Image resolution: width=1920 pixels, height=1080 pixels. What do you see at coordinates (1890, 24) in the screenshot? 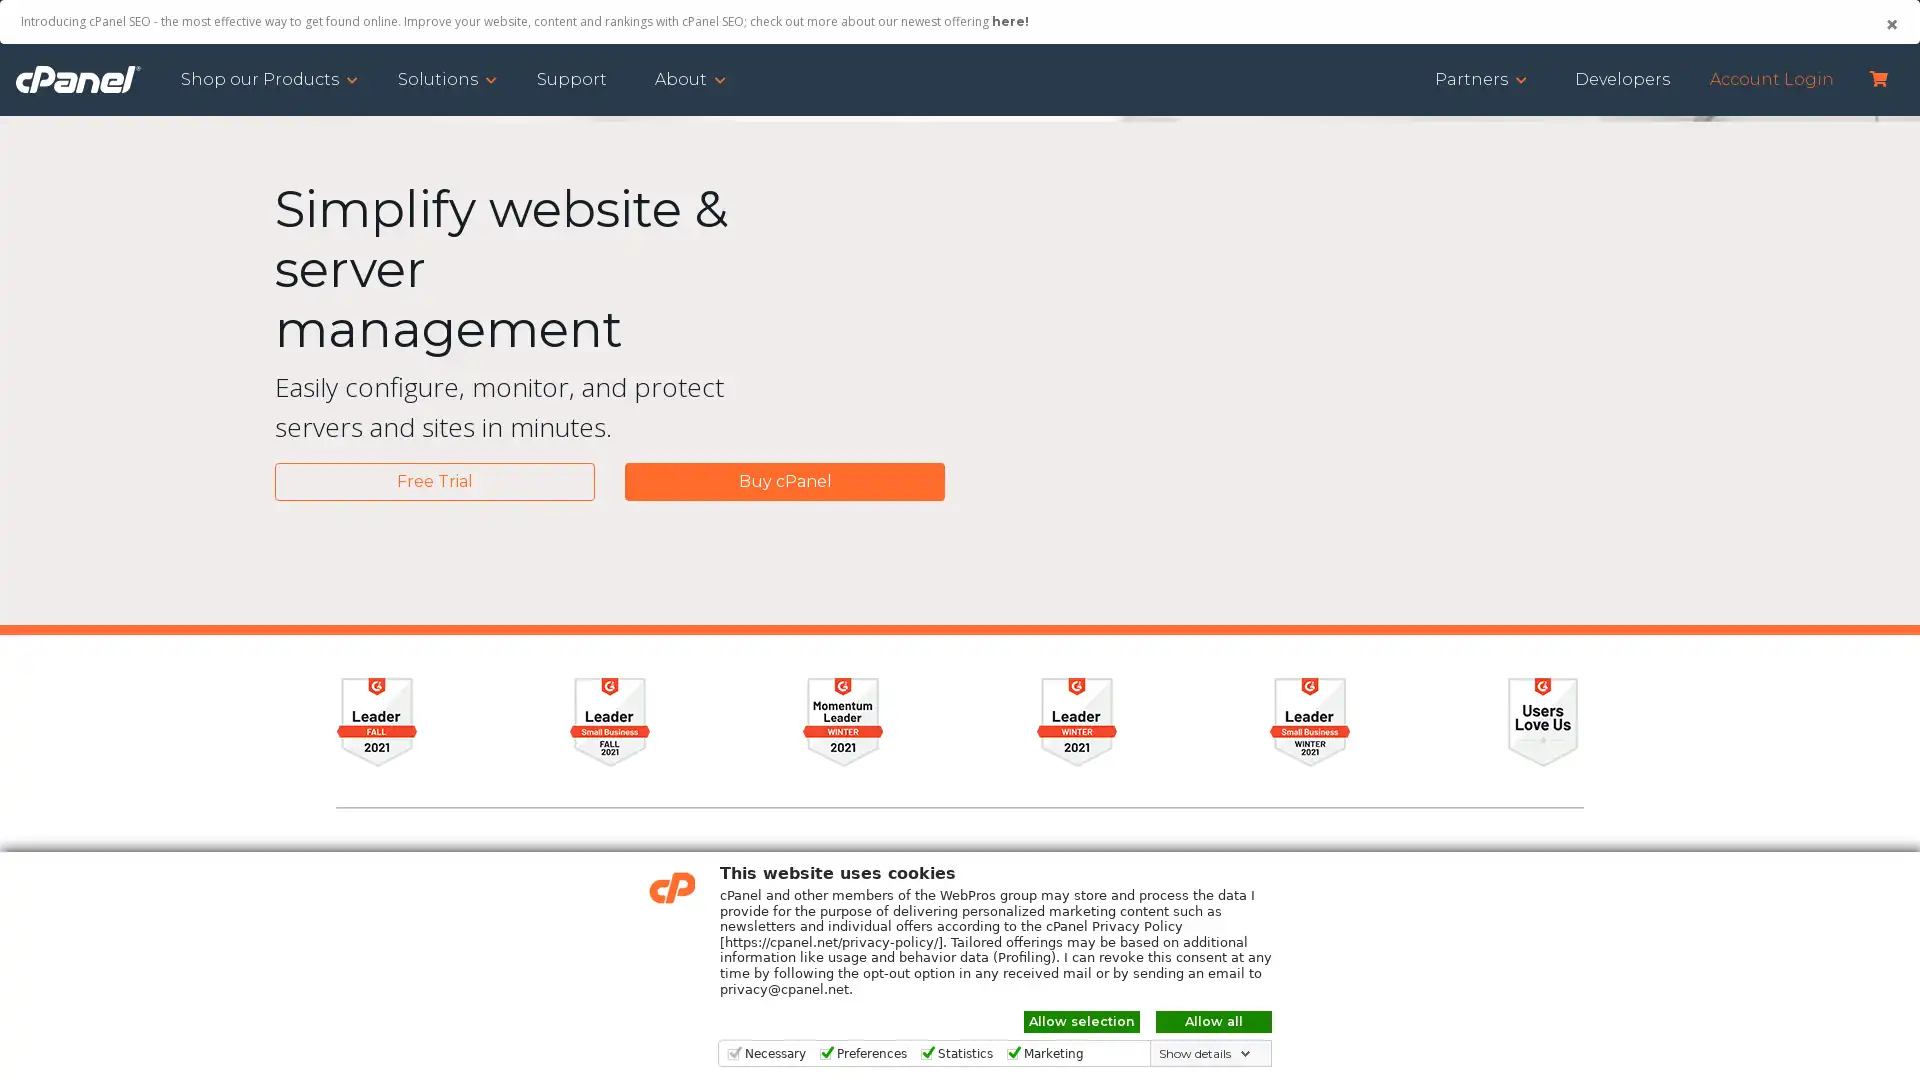
I see `Close` at bounding box center [1890, 24].